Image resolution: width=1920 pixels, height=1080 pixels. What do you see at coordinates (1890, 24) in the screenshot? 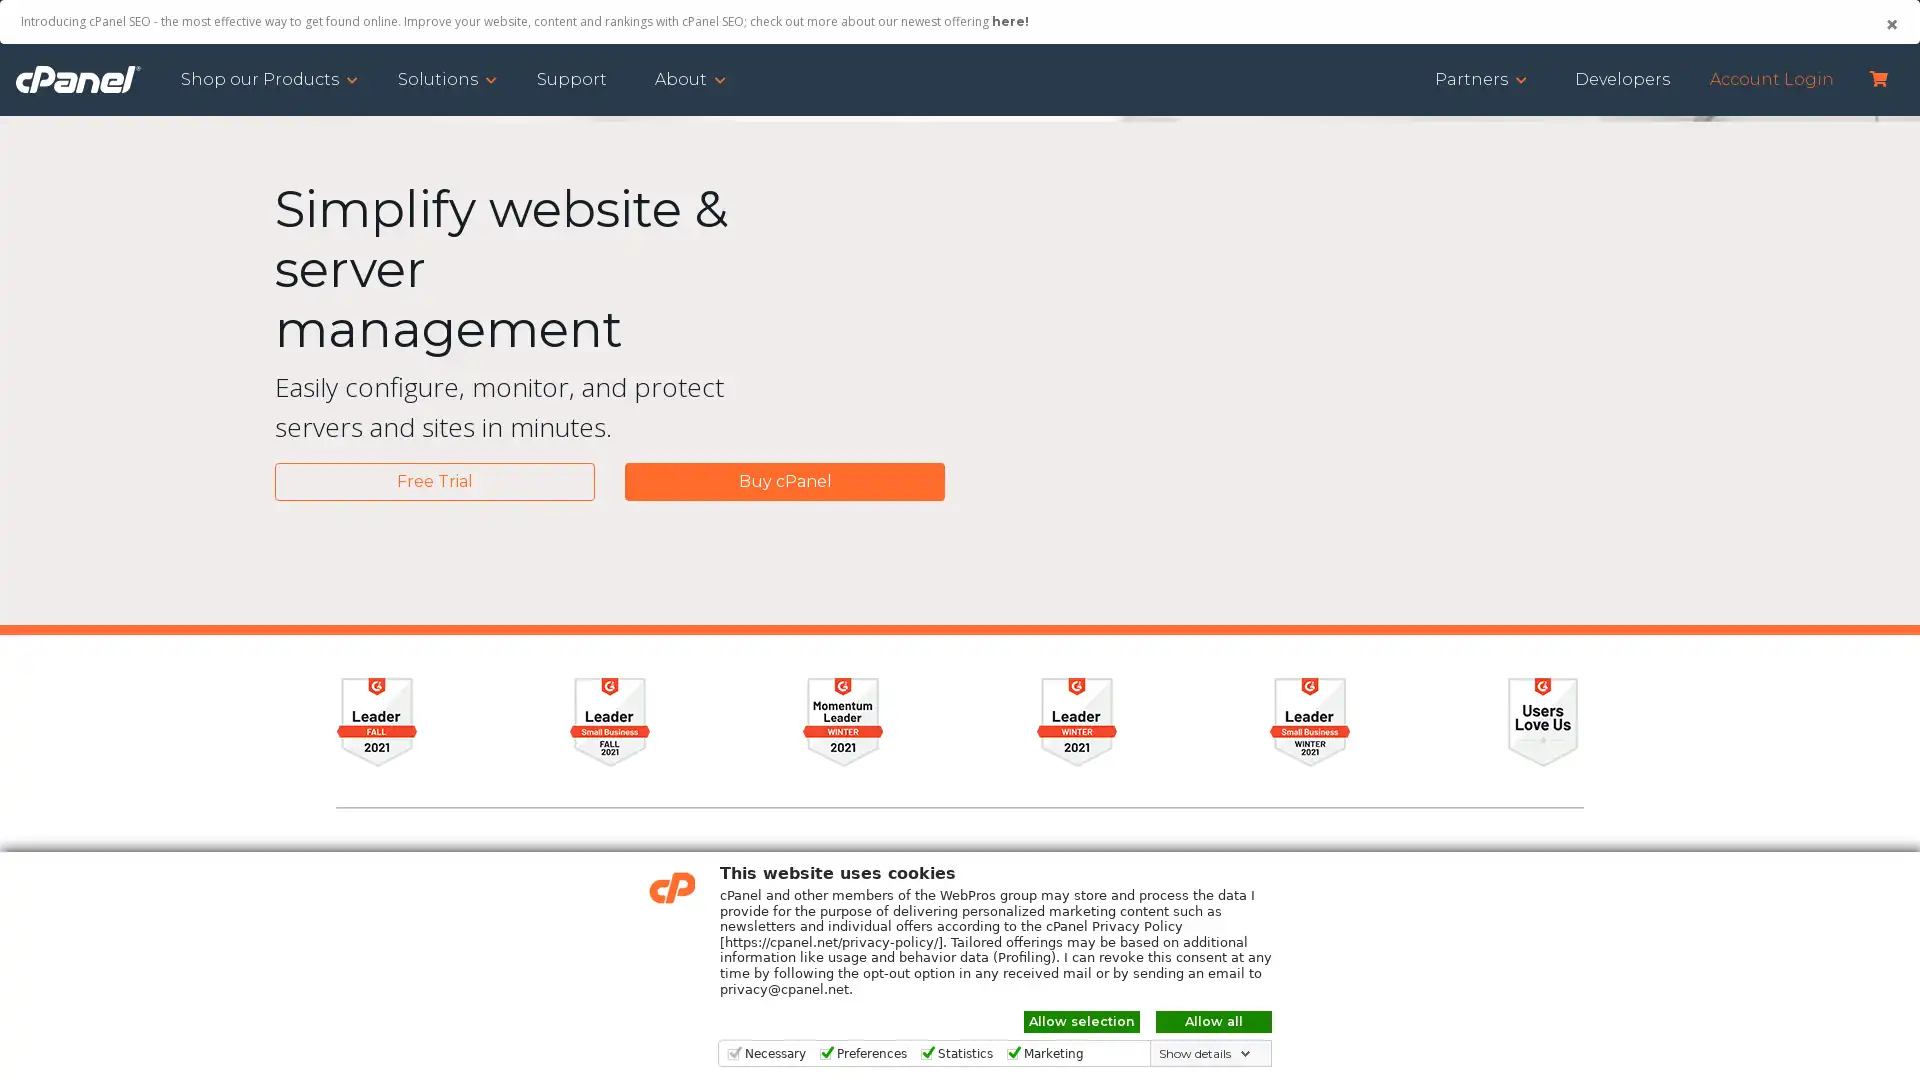
I see `Close` at bounding box center [1890, 24].